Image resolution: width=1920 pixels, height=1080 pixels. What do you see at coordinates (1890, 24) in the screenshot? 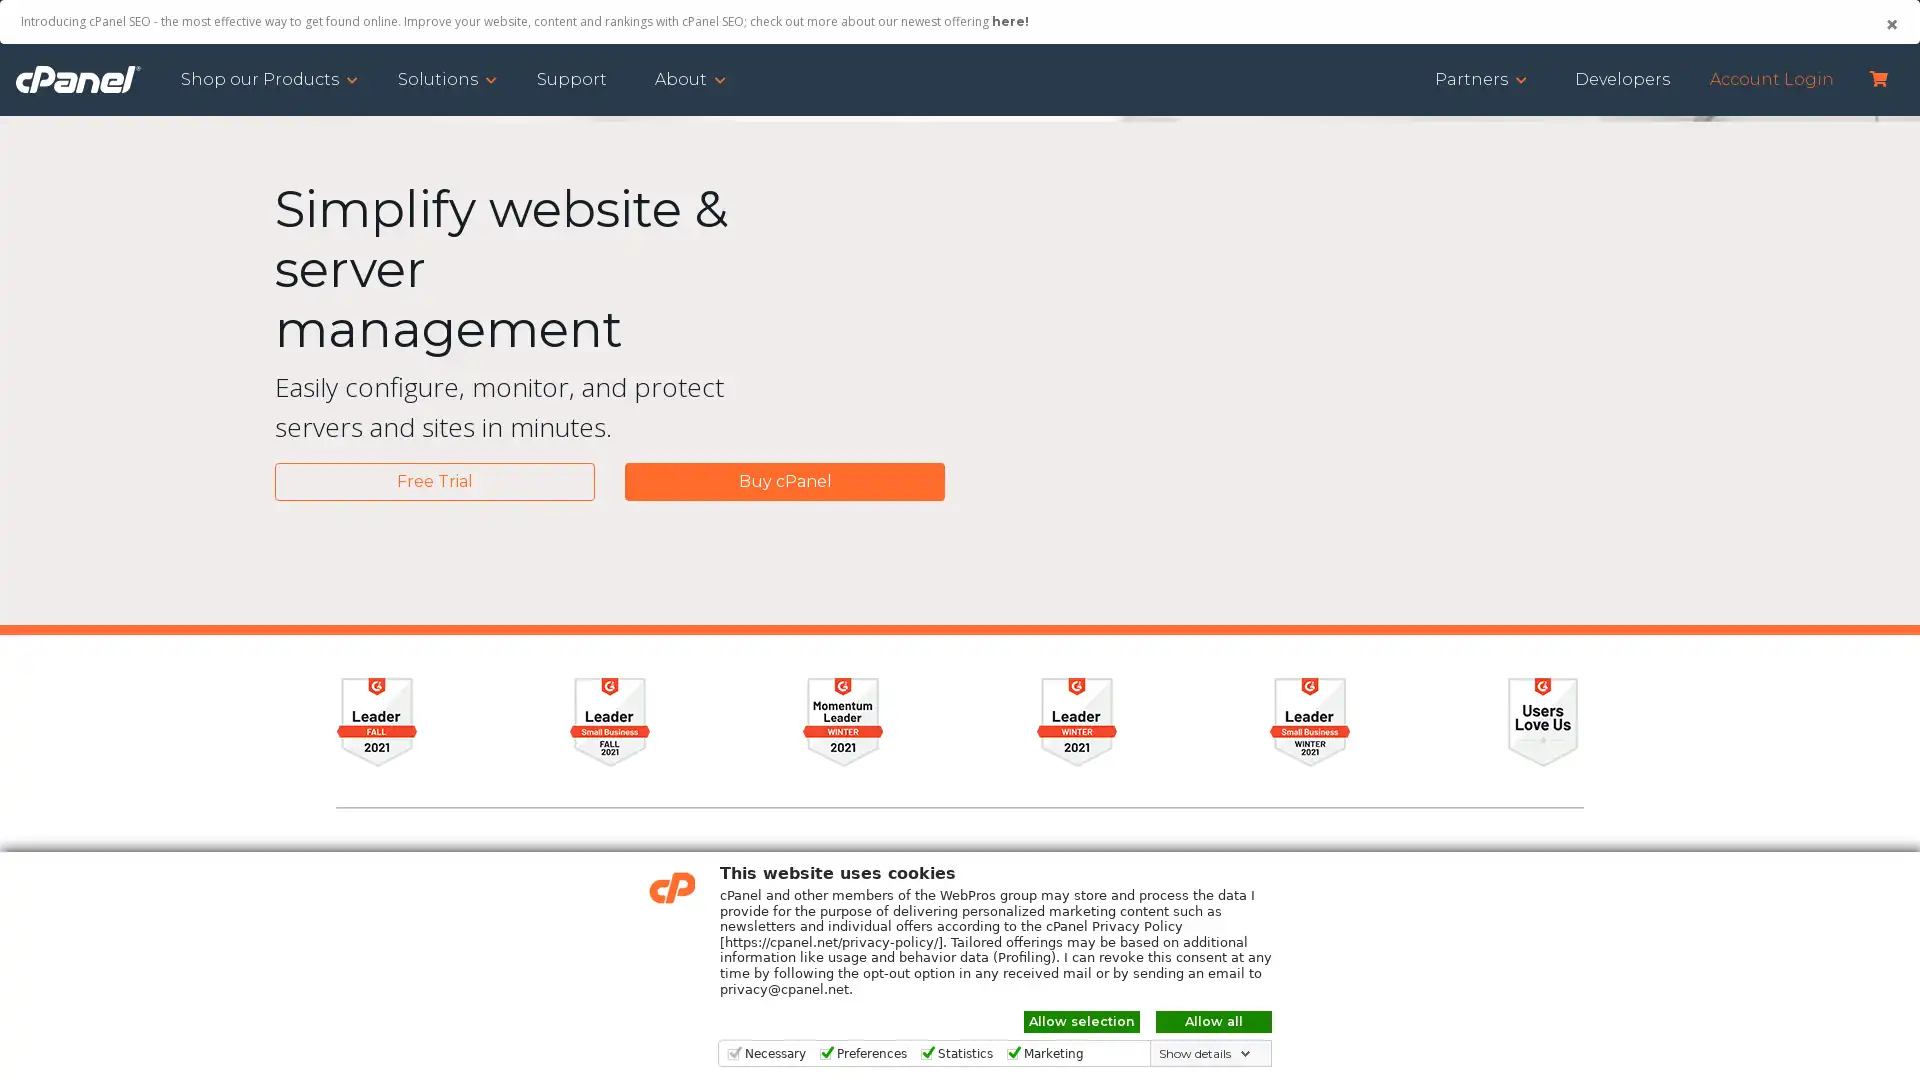
I see `Close` at bounding box center [1890, 24].